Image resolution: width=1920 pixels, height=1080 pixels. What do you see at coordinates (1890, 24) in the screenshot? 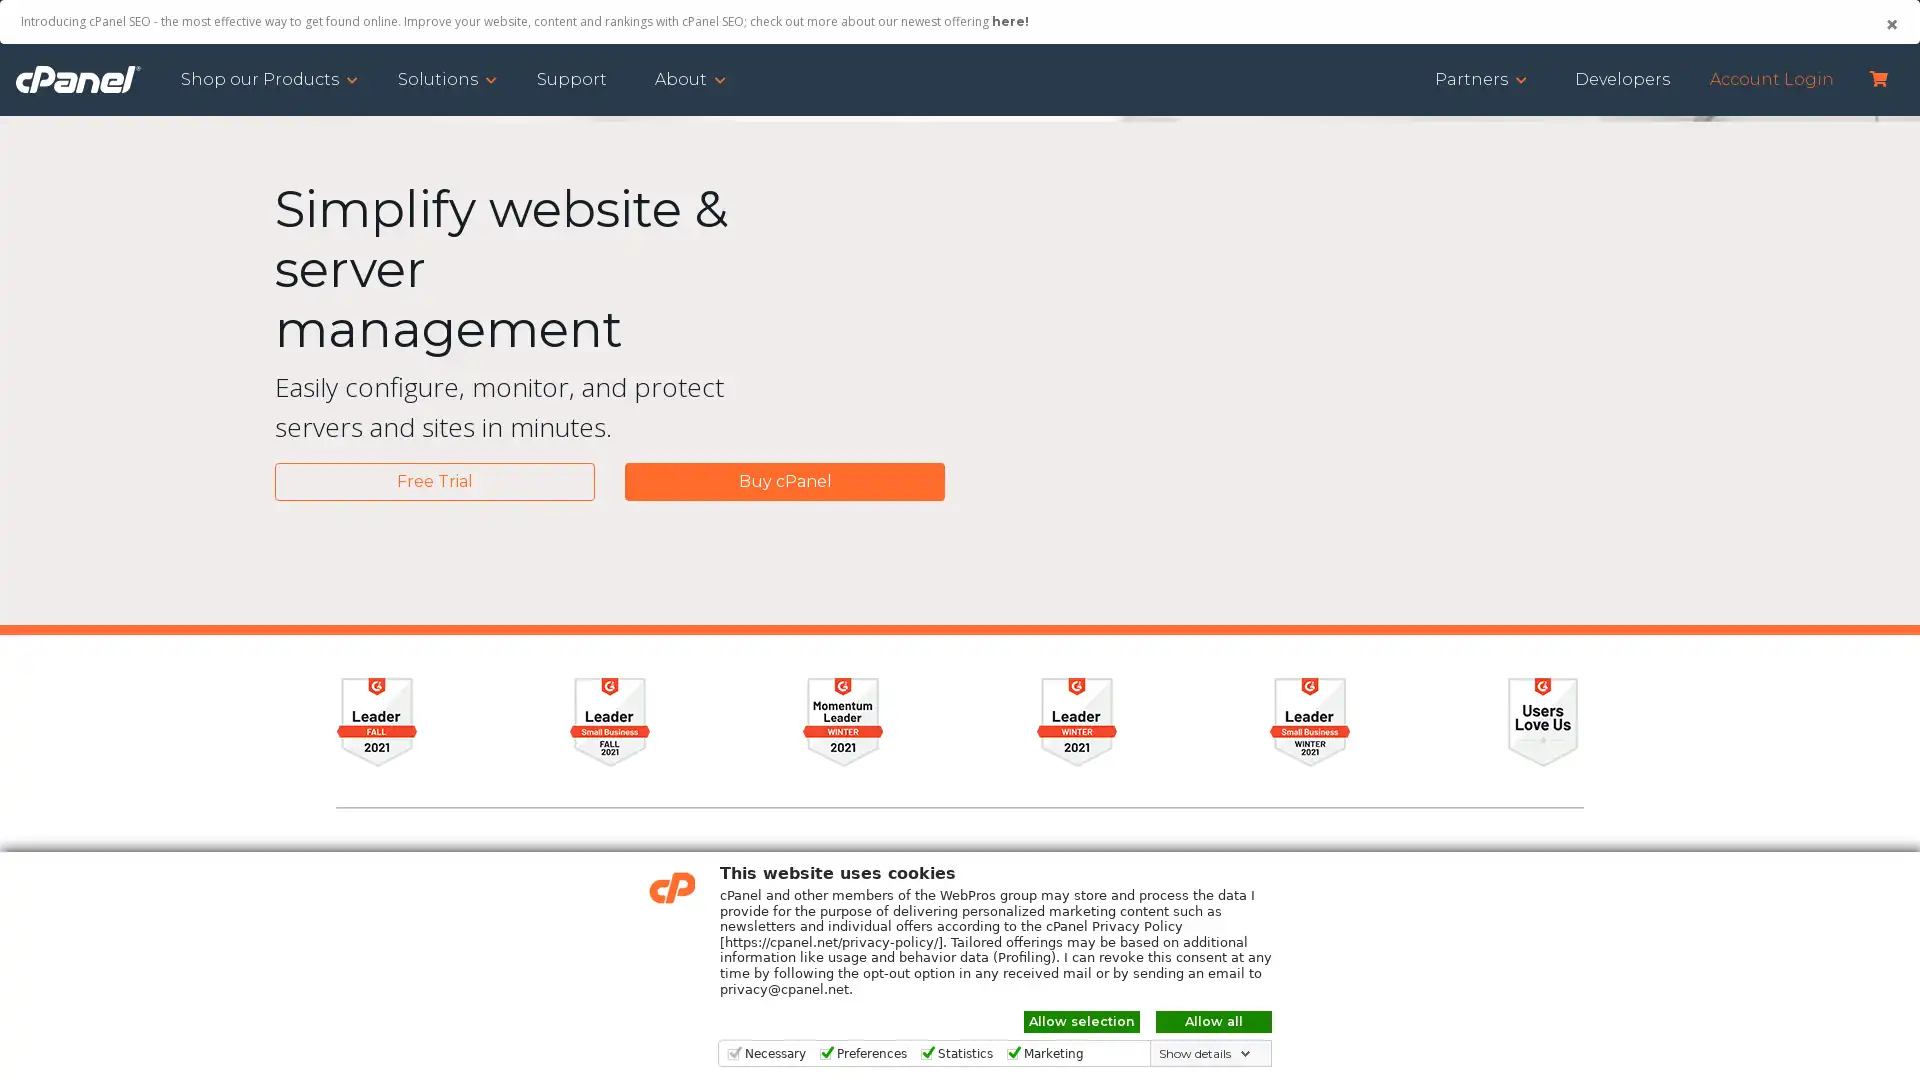
I see `Close` at bounding box center [1890, 24].